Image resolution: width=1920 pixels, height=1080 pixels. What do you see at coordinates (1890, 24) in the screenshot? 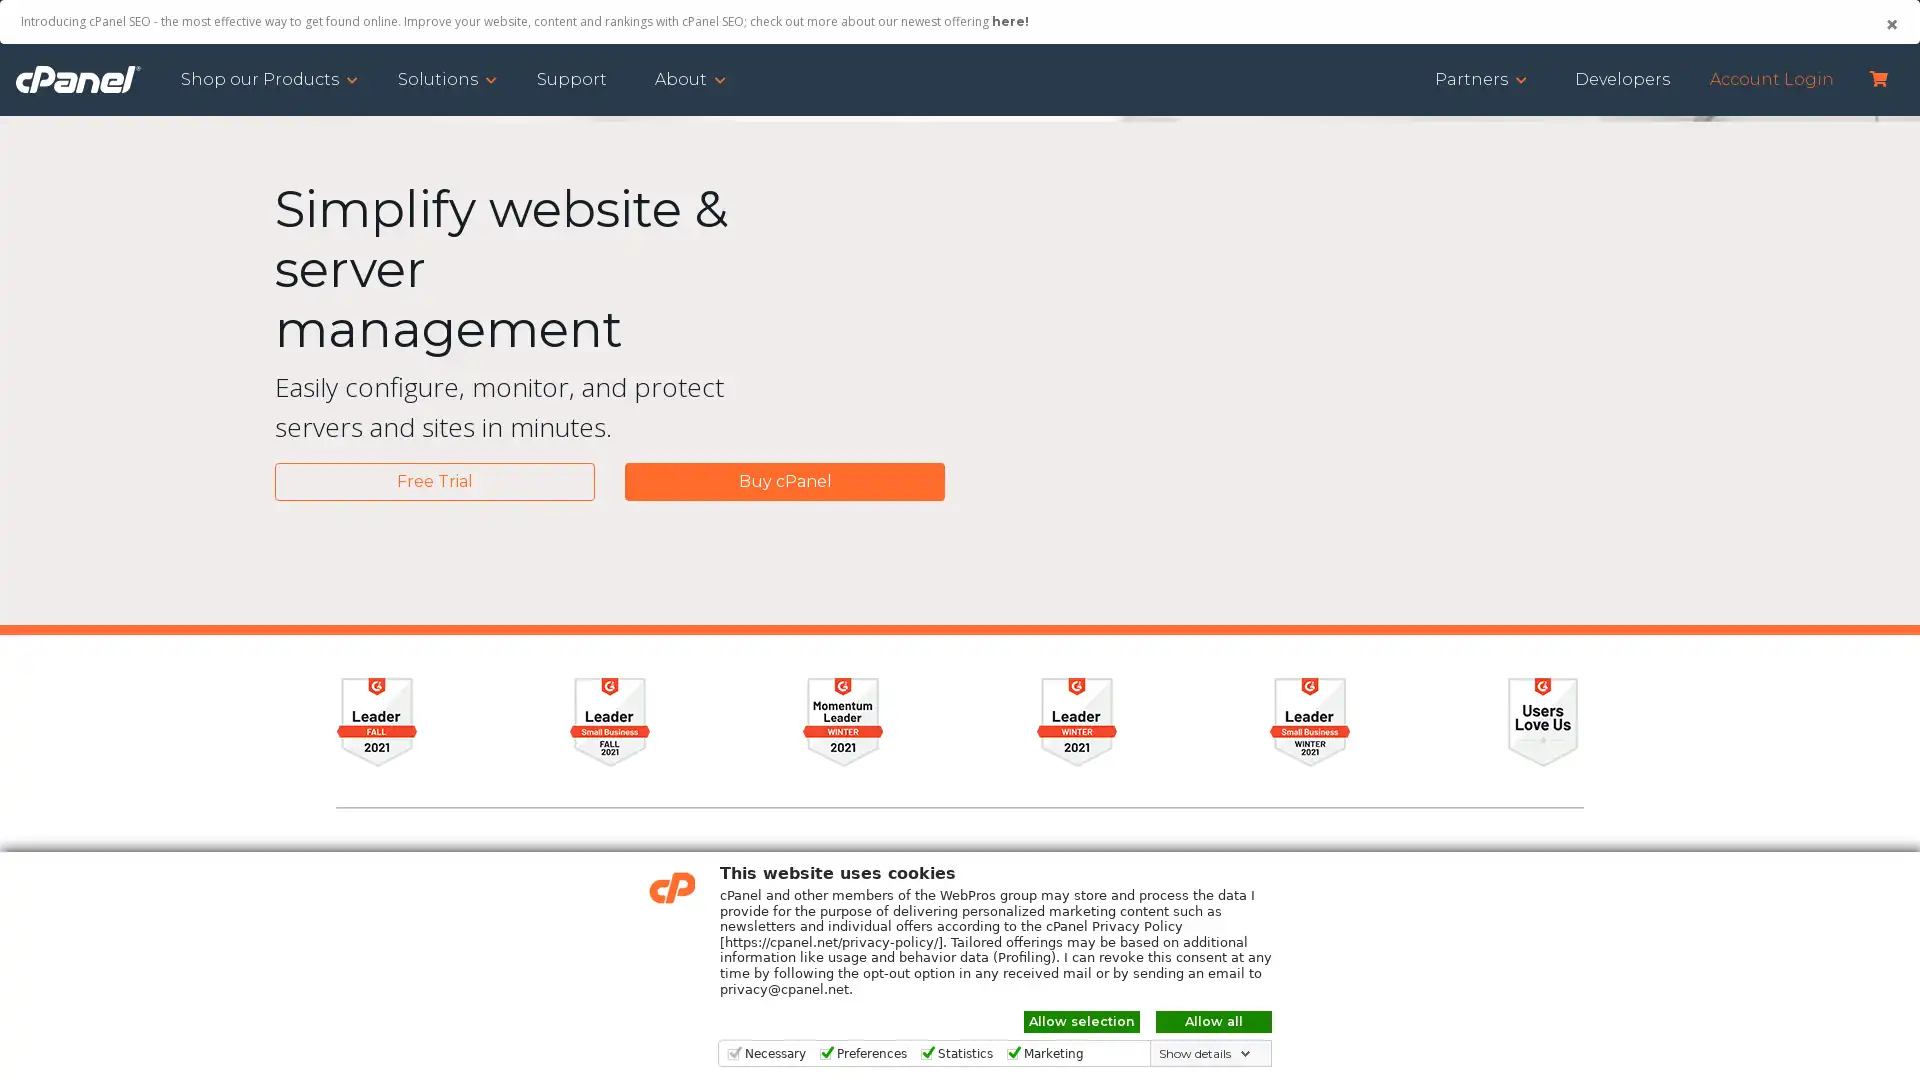
I see `Close` at bounding box center [1890, 24].